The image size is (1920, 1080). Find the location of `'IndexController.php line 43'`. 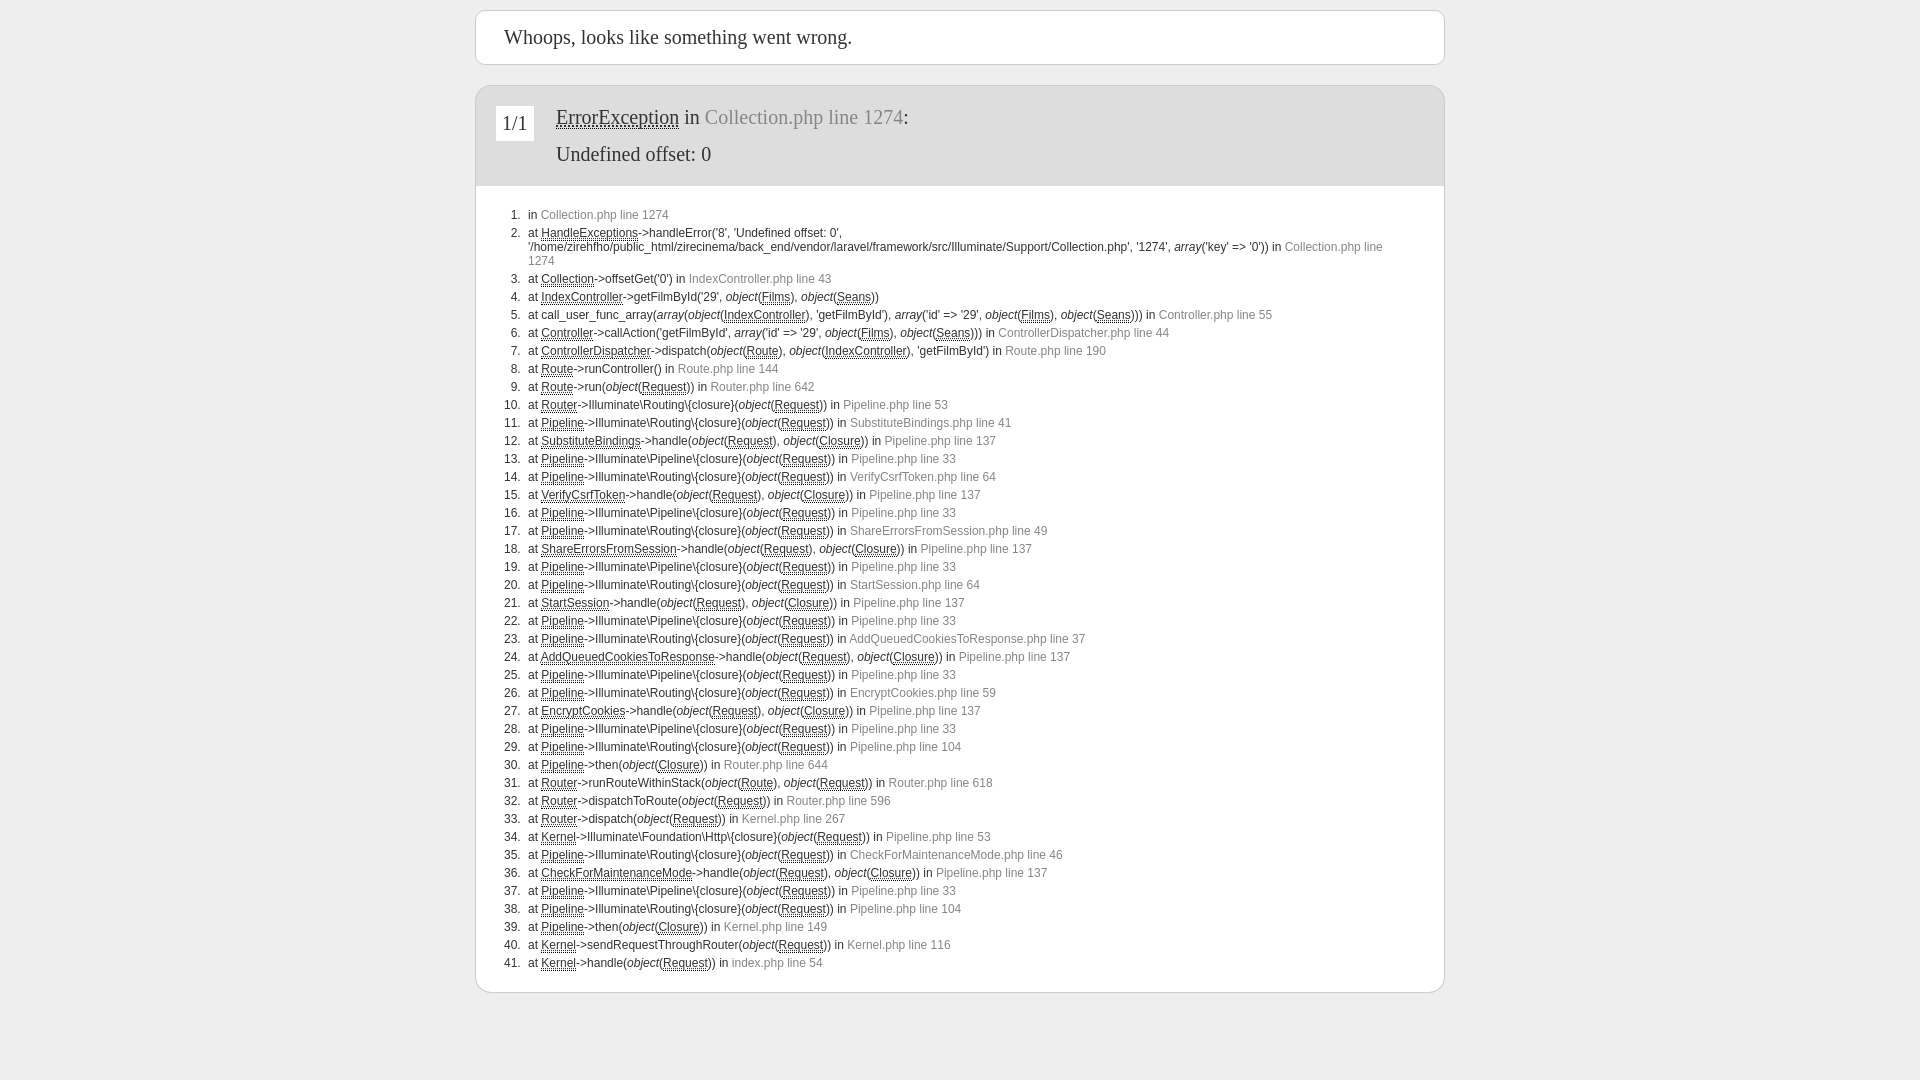

'IndexController.php line 43' is located at coordinates (759, 278).